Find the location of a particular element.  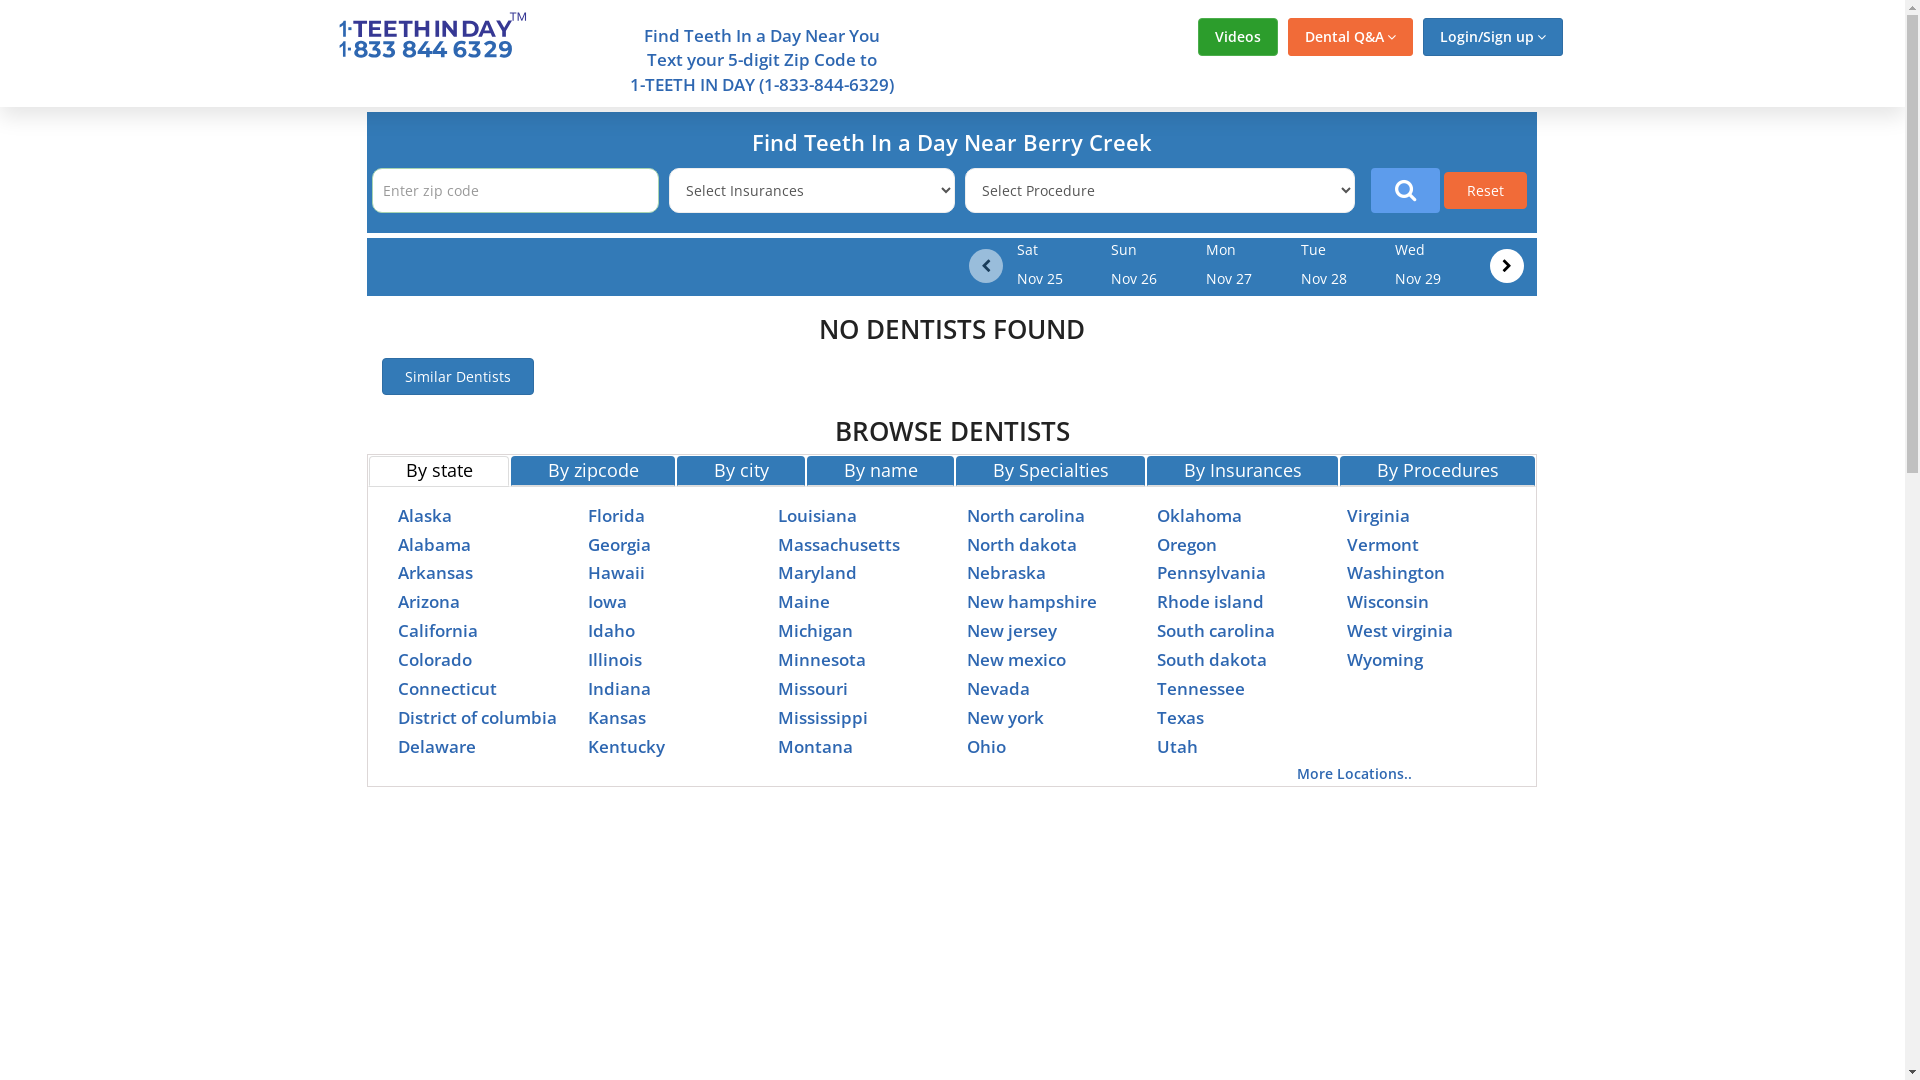

'Indiana' is located at coordinates (618, 687).